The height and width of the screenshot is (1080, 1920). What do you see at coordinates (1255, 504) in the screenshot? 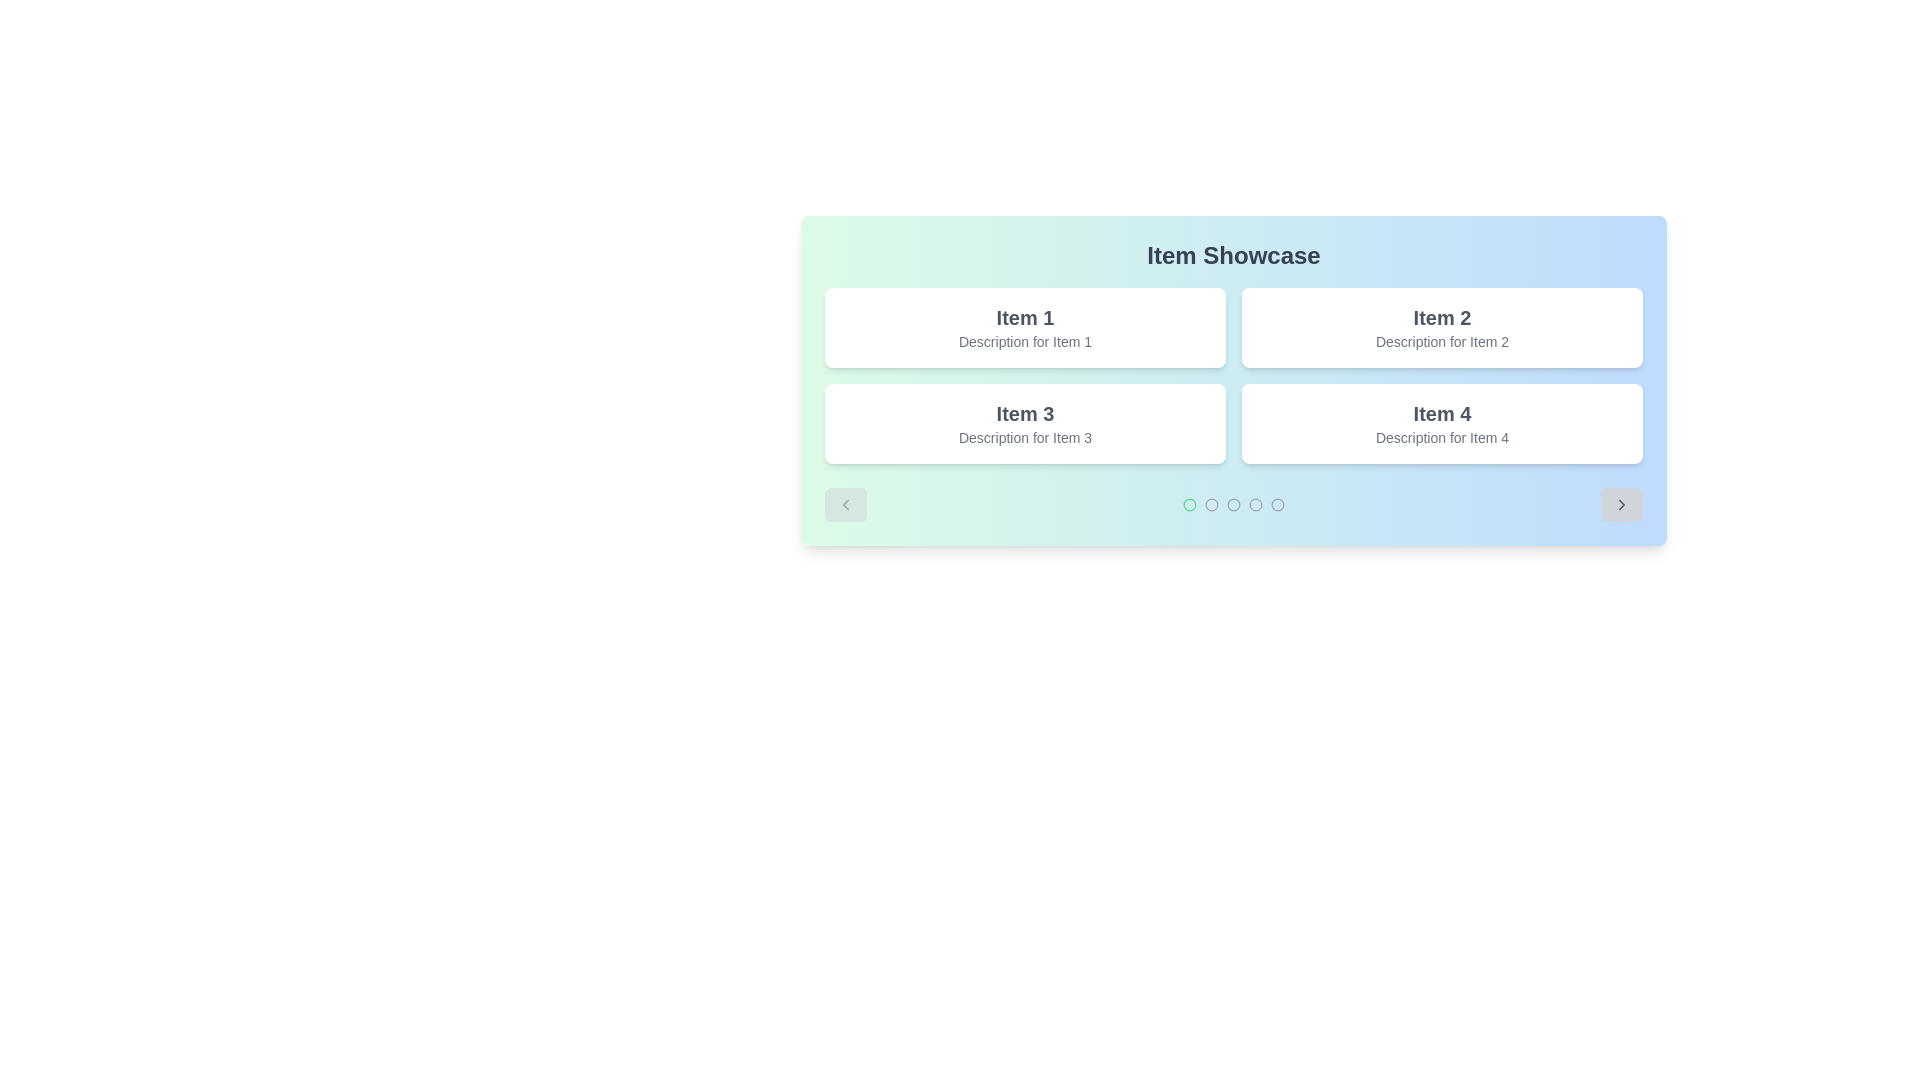
I see `the fifth circular icon in the carousel navigation at the bottom center of the interface` at bounding box center [1255, 504].